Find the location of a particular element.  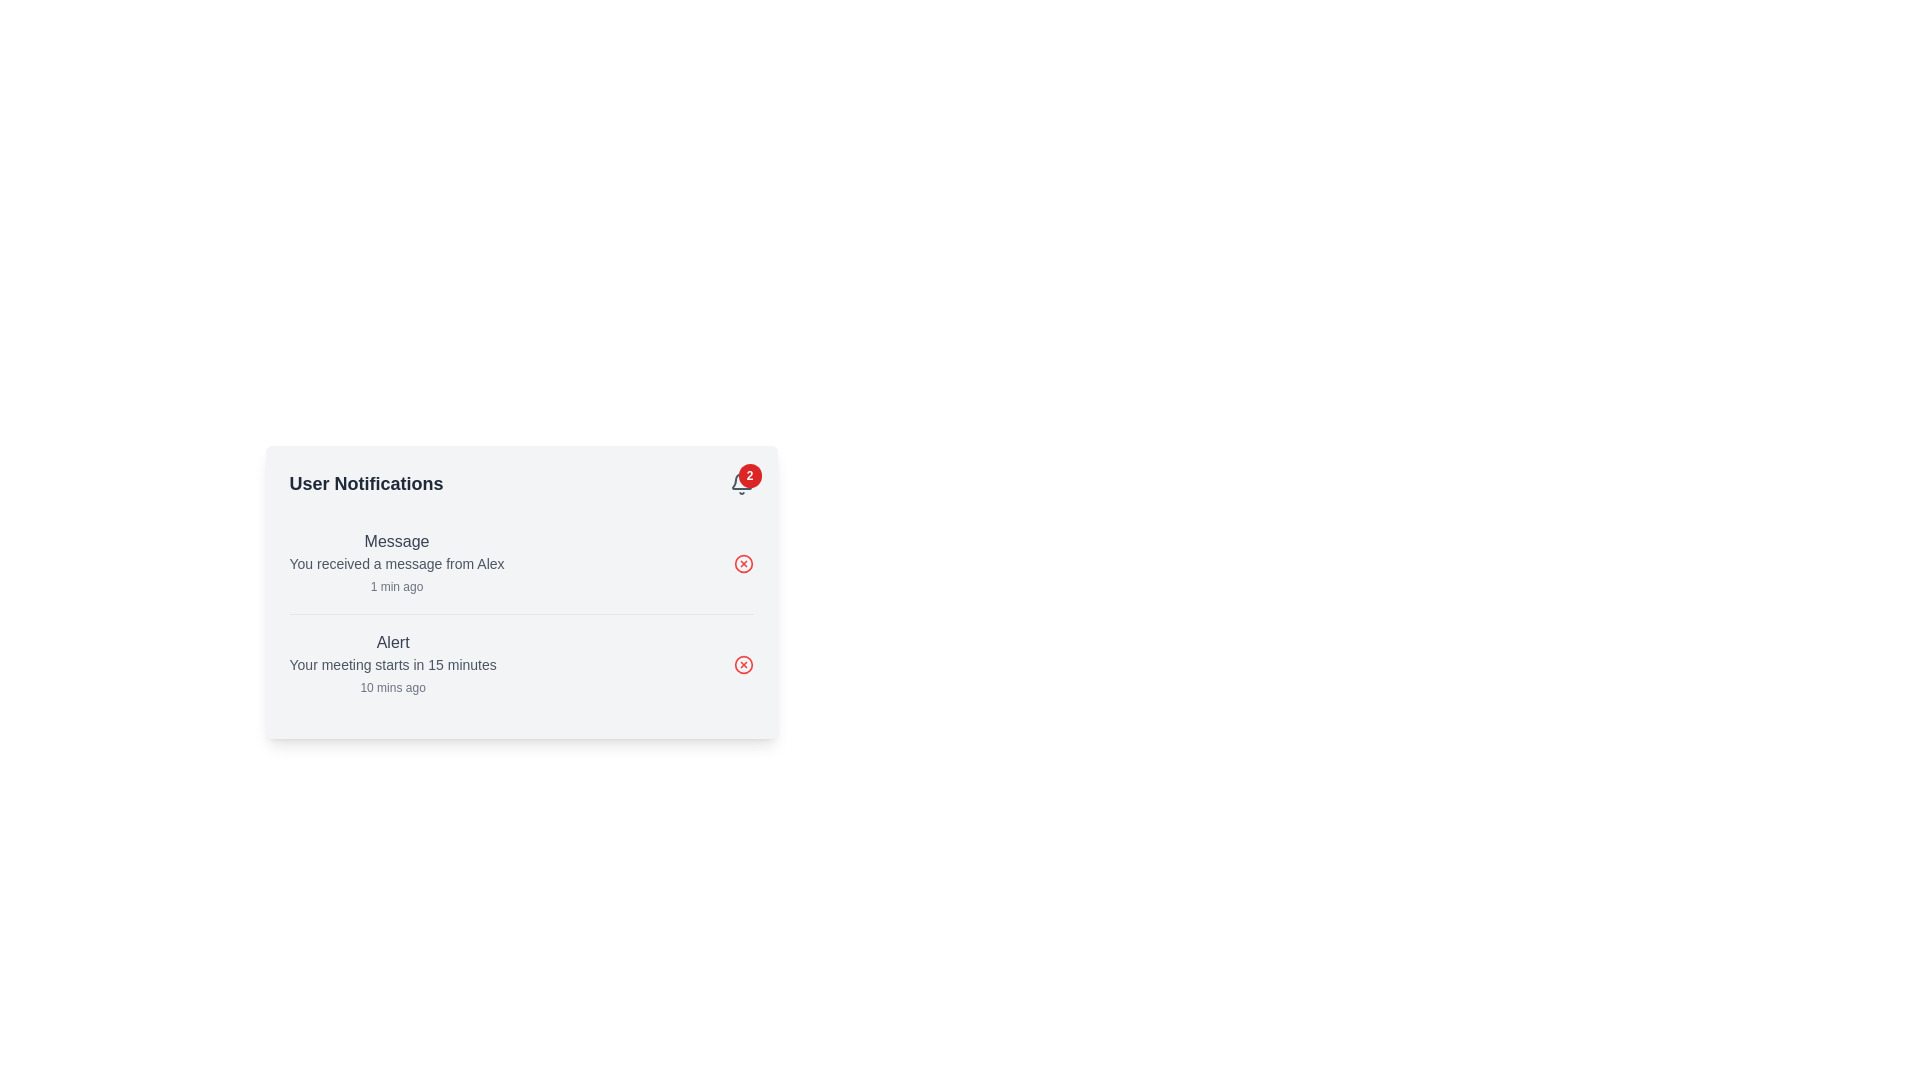

the delete button located at the far right side of the 'Message' notification row, next to the text 'You received a message from Alex' is located at coordinates (742, 563).